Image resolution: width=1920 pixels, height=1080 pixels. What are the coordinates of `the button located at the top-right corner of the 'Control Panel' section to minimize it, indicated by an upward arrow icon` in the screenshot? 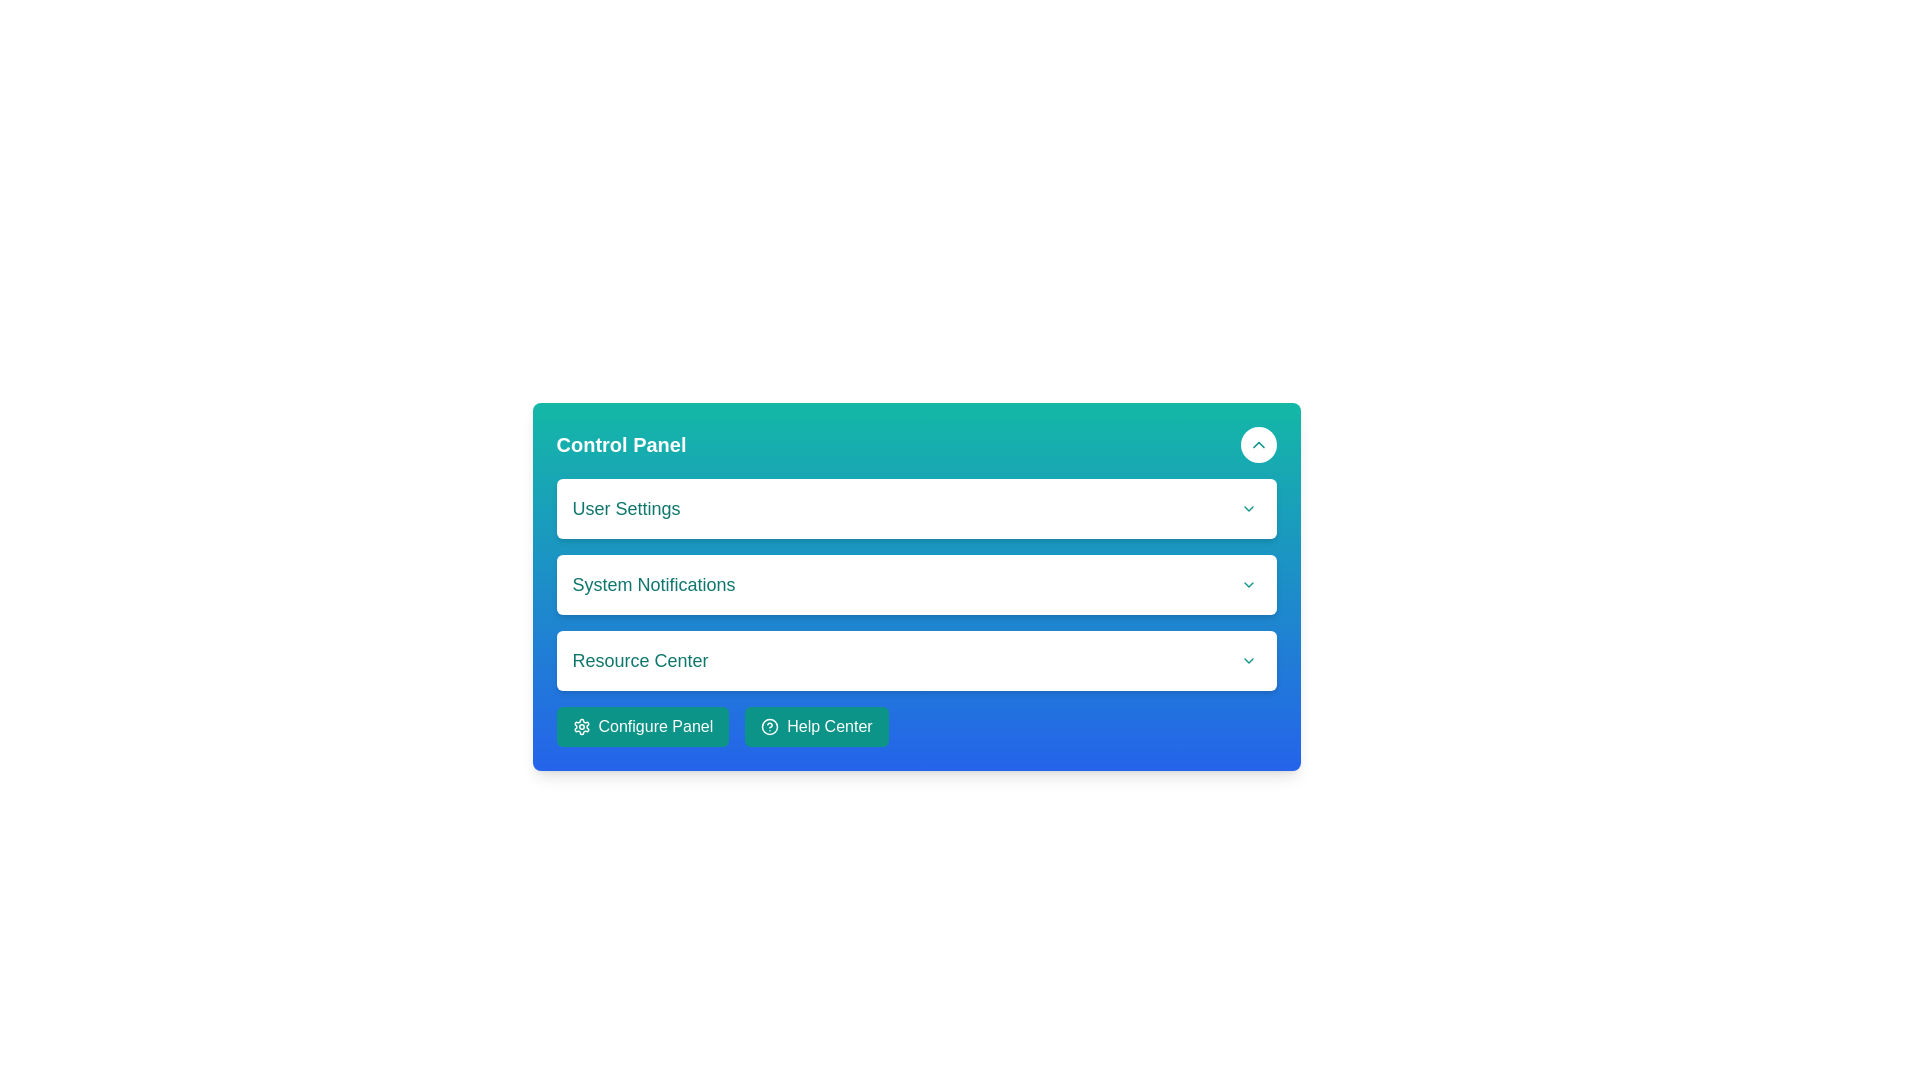 It's located at (1257, 443).